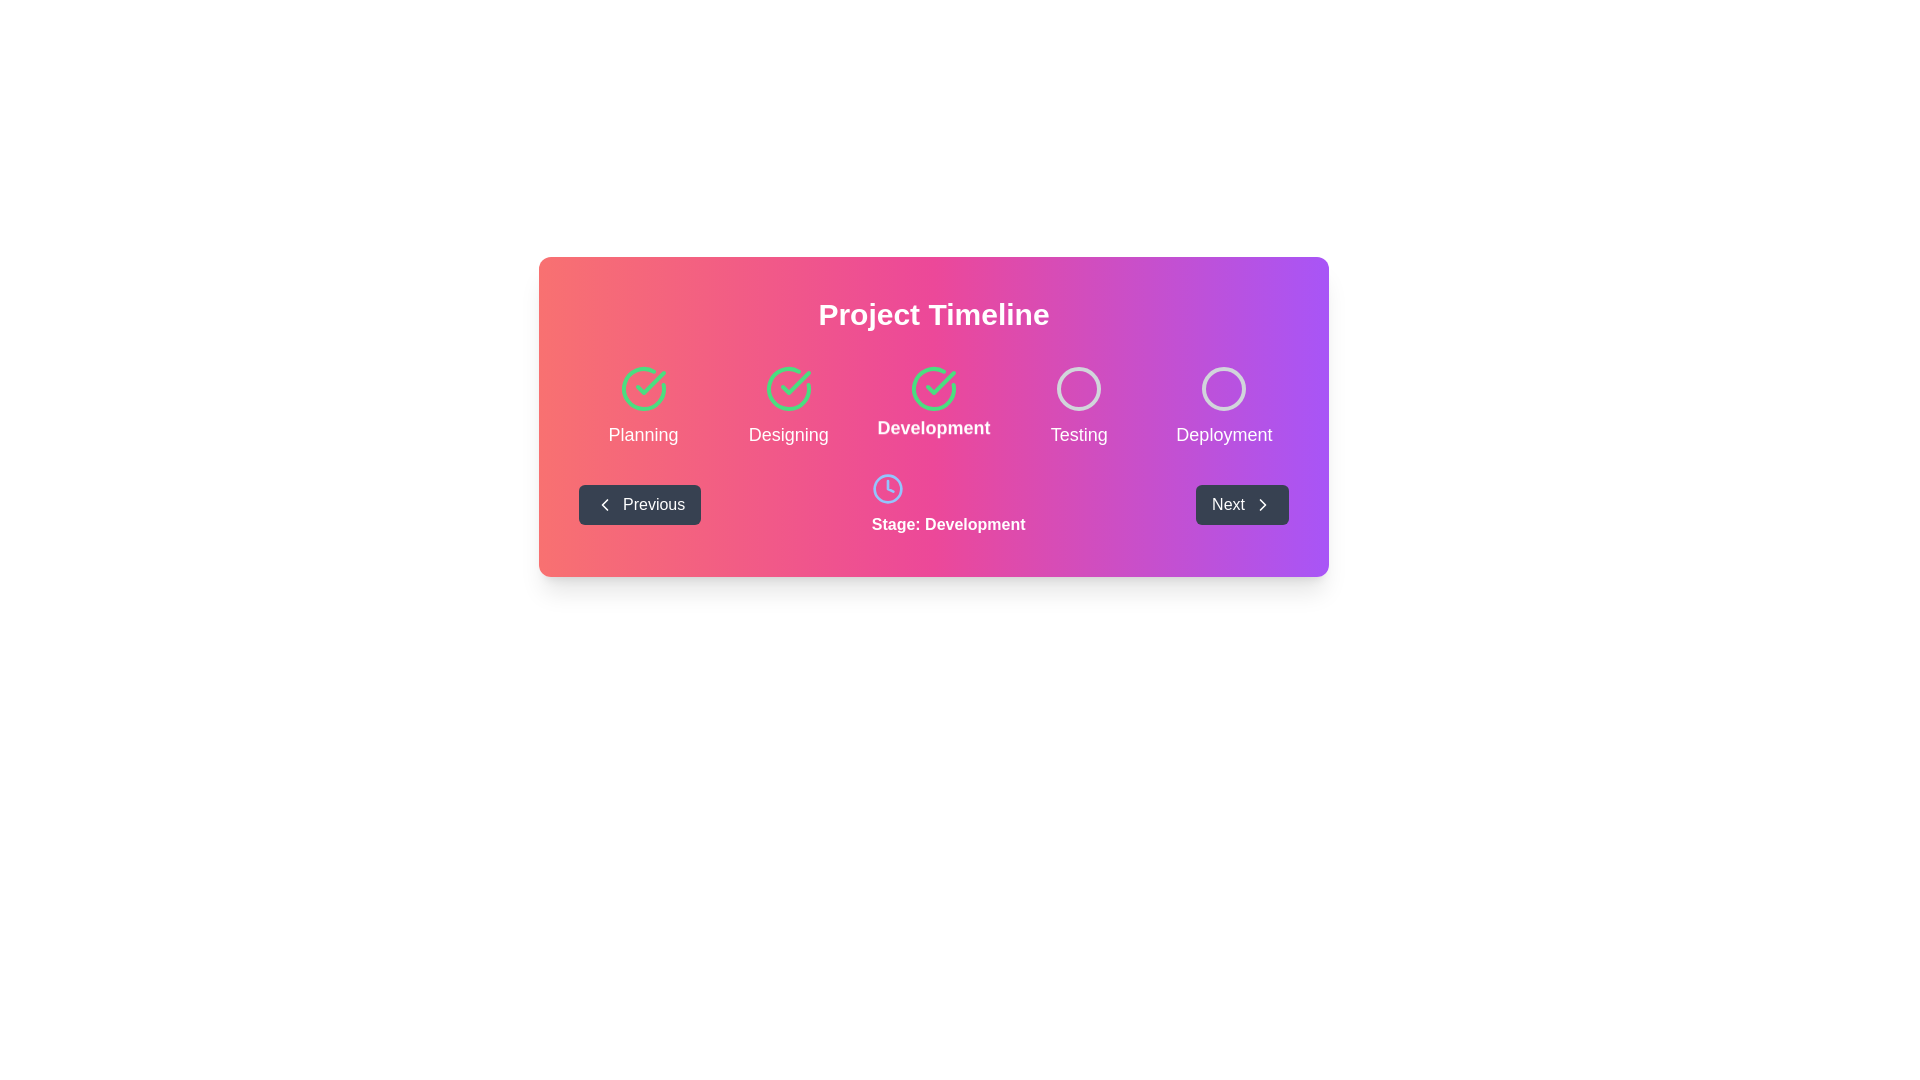 The image size is (1920, 1080). Describe the element at coordinates (1261, 504) in the screenshot. I see `the rightward-pointing chevron icon located` at that location.